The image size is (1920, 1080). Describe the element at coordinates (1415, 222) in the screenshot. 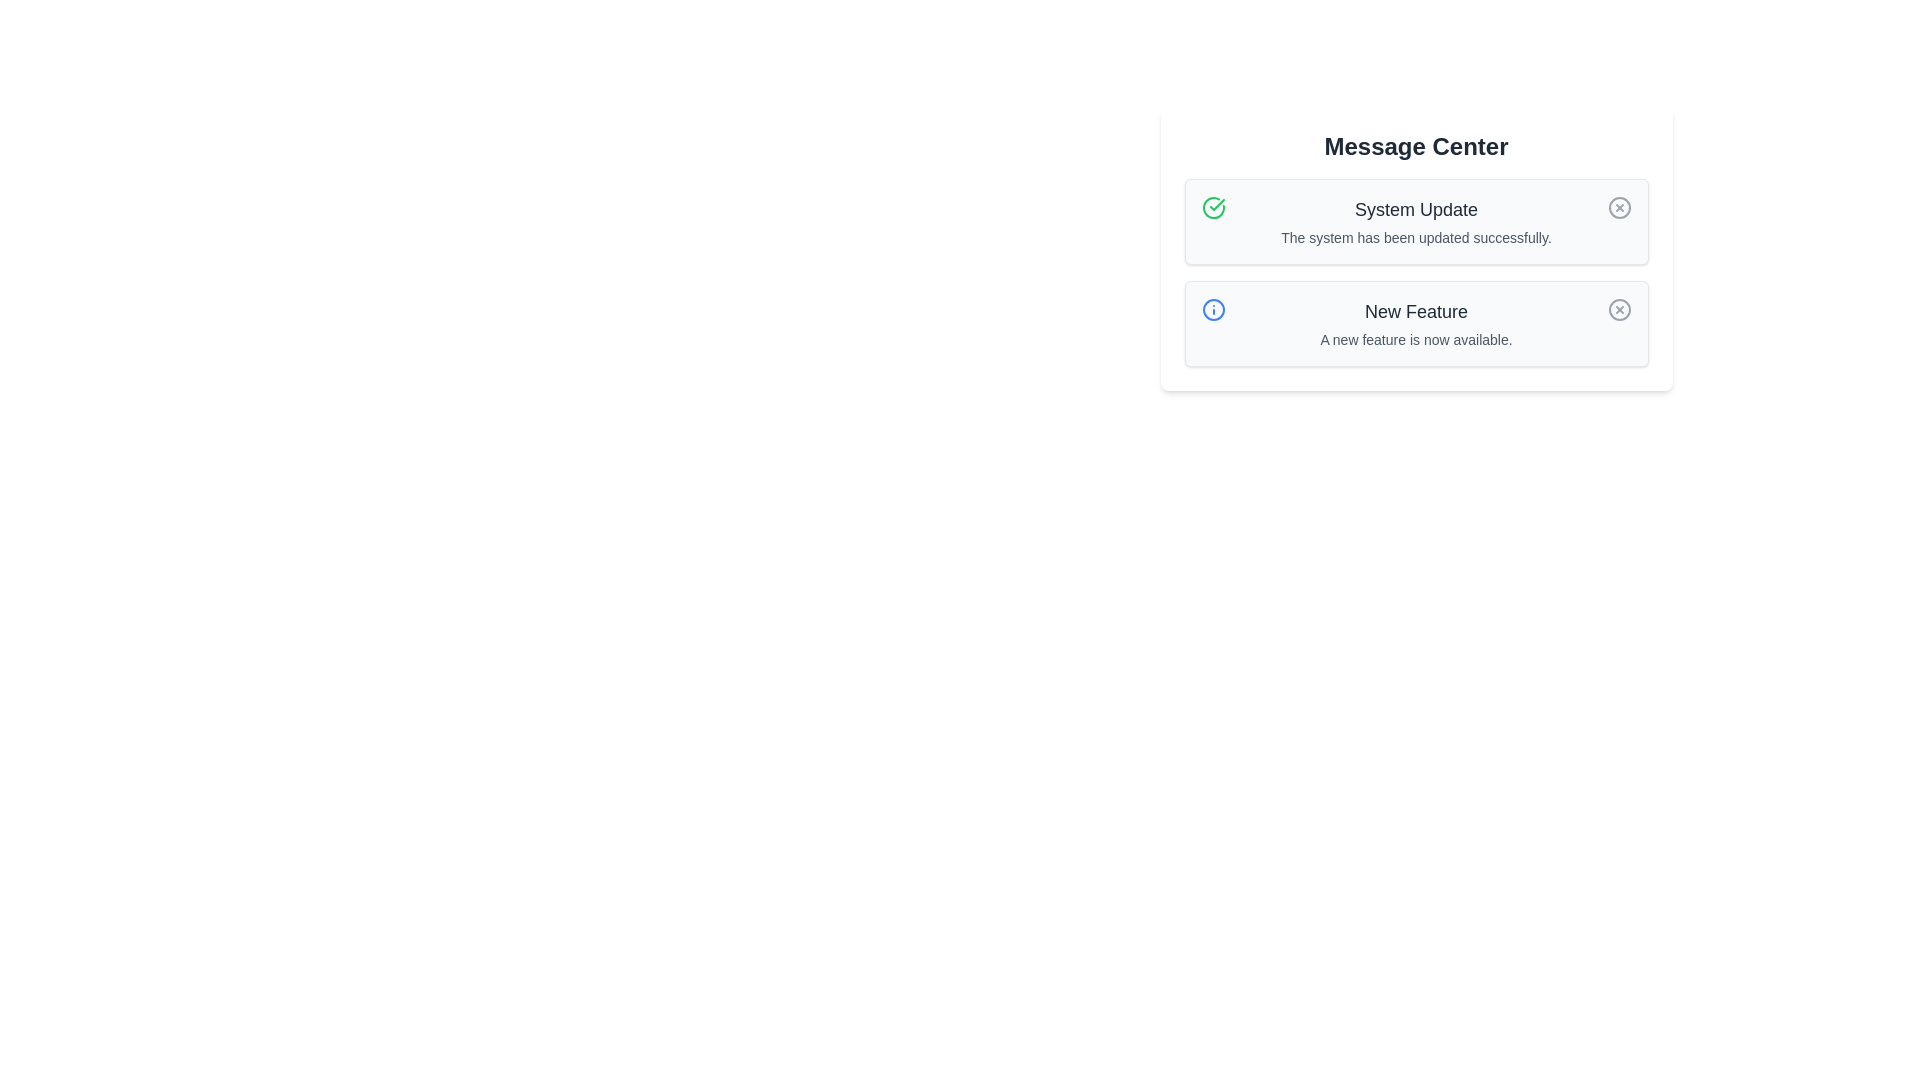

I see `the Notification card that informs the user about a successful system update, which is located at the first position in the vertically stacked list of notifications` at that location.